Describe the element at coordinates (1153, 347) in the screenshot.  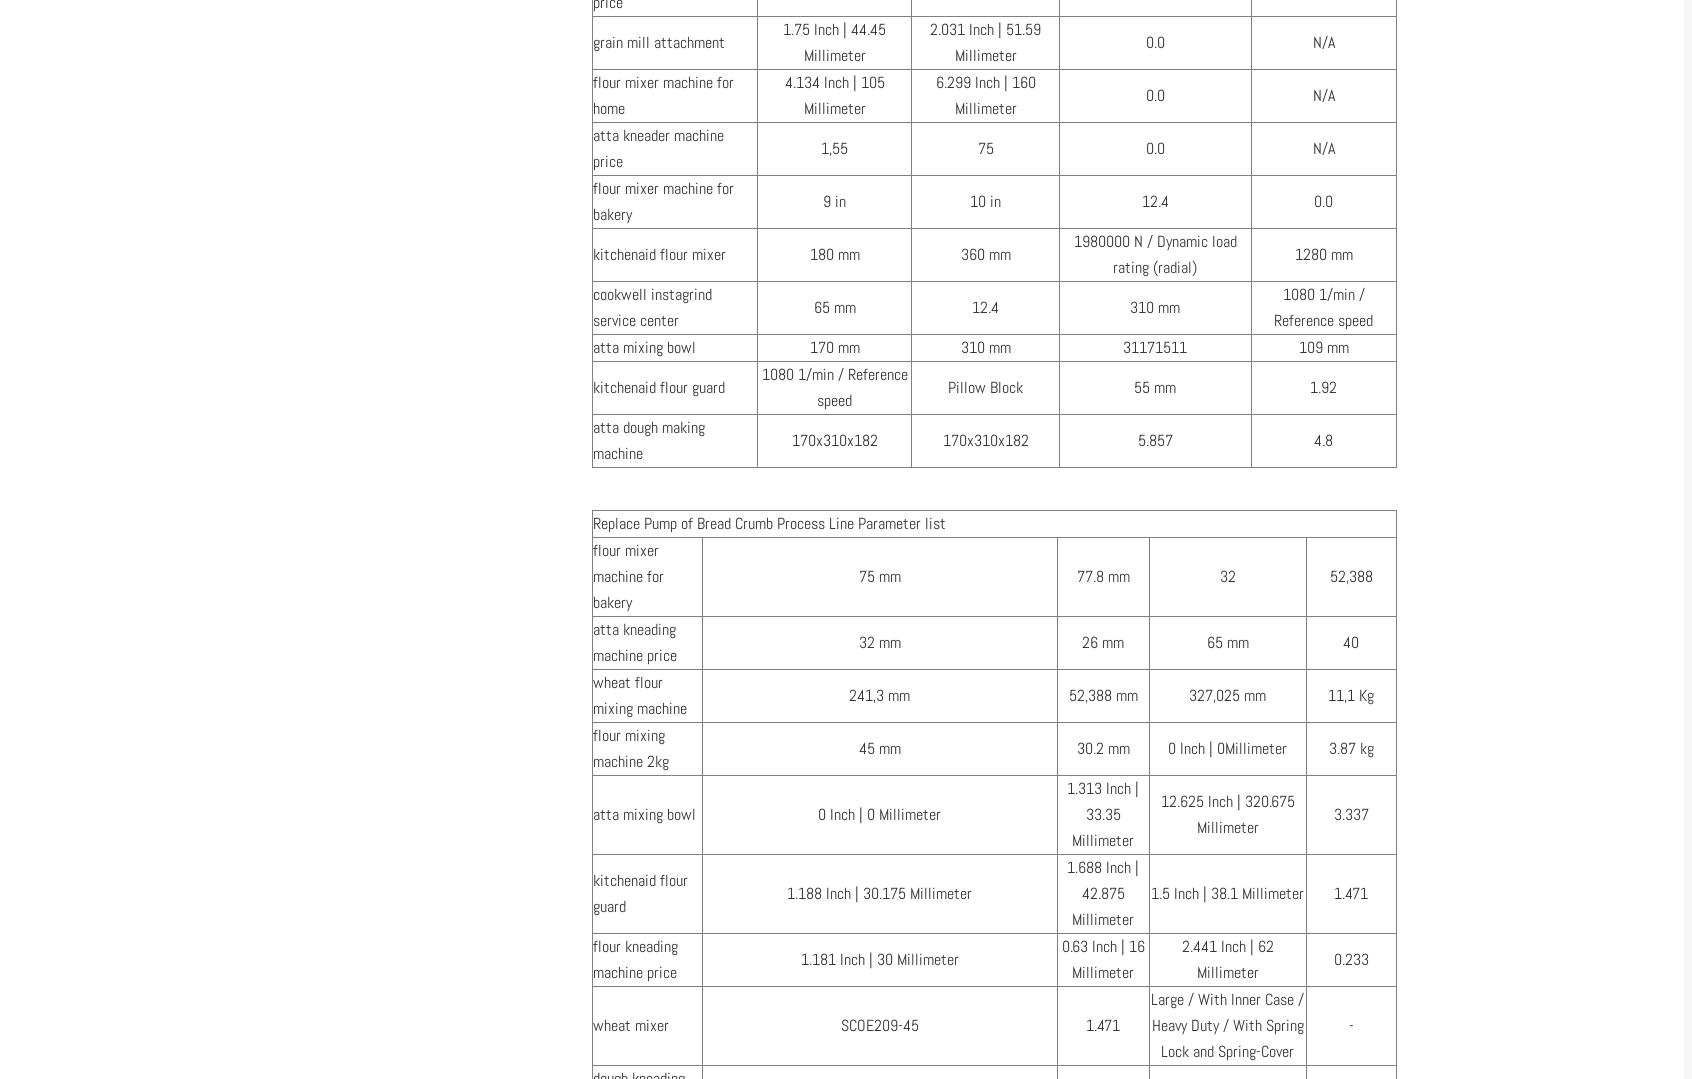
I see `'31171511'` at that location.